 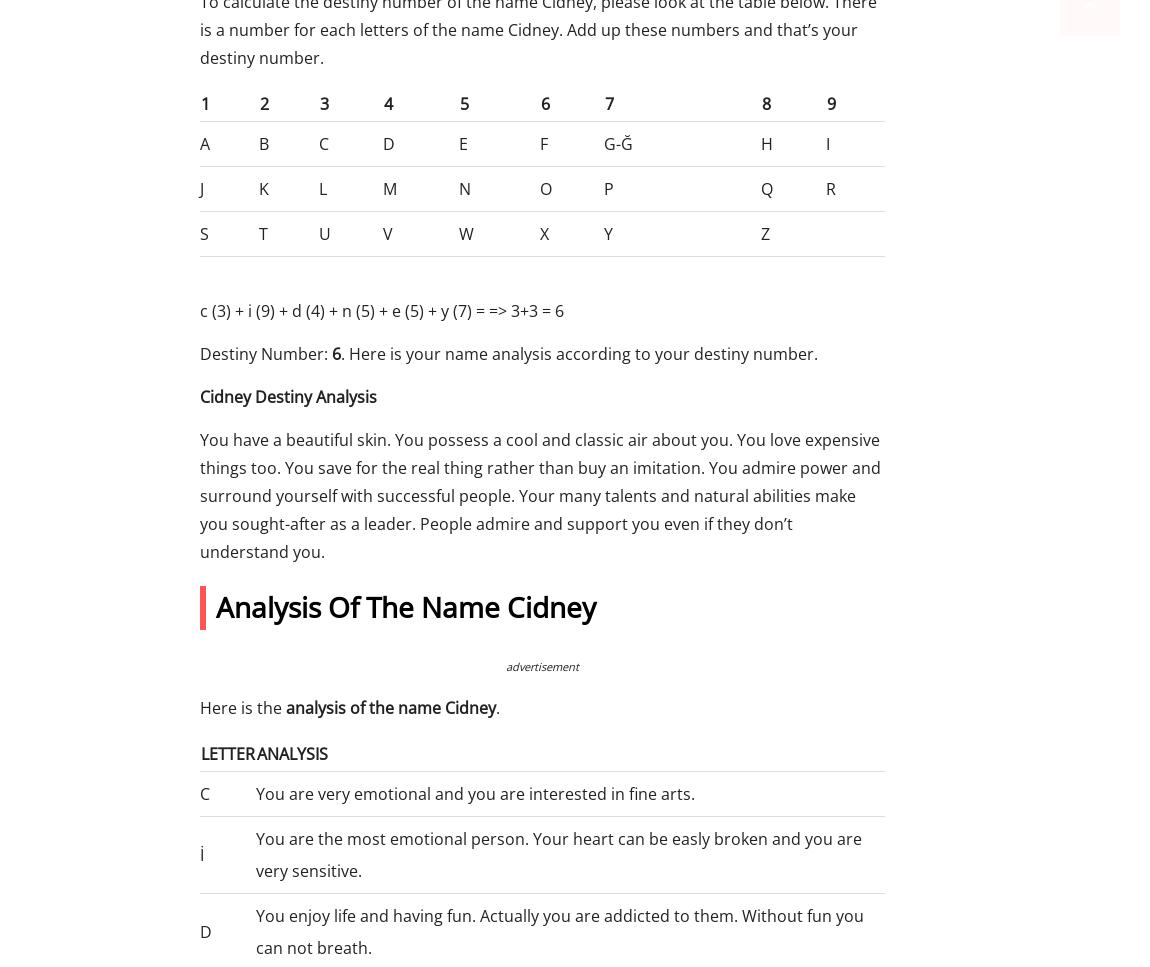 I want to click on 'S', so click(x=203, y=234).